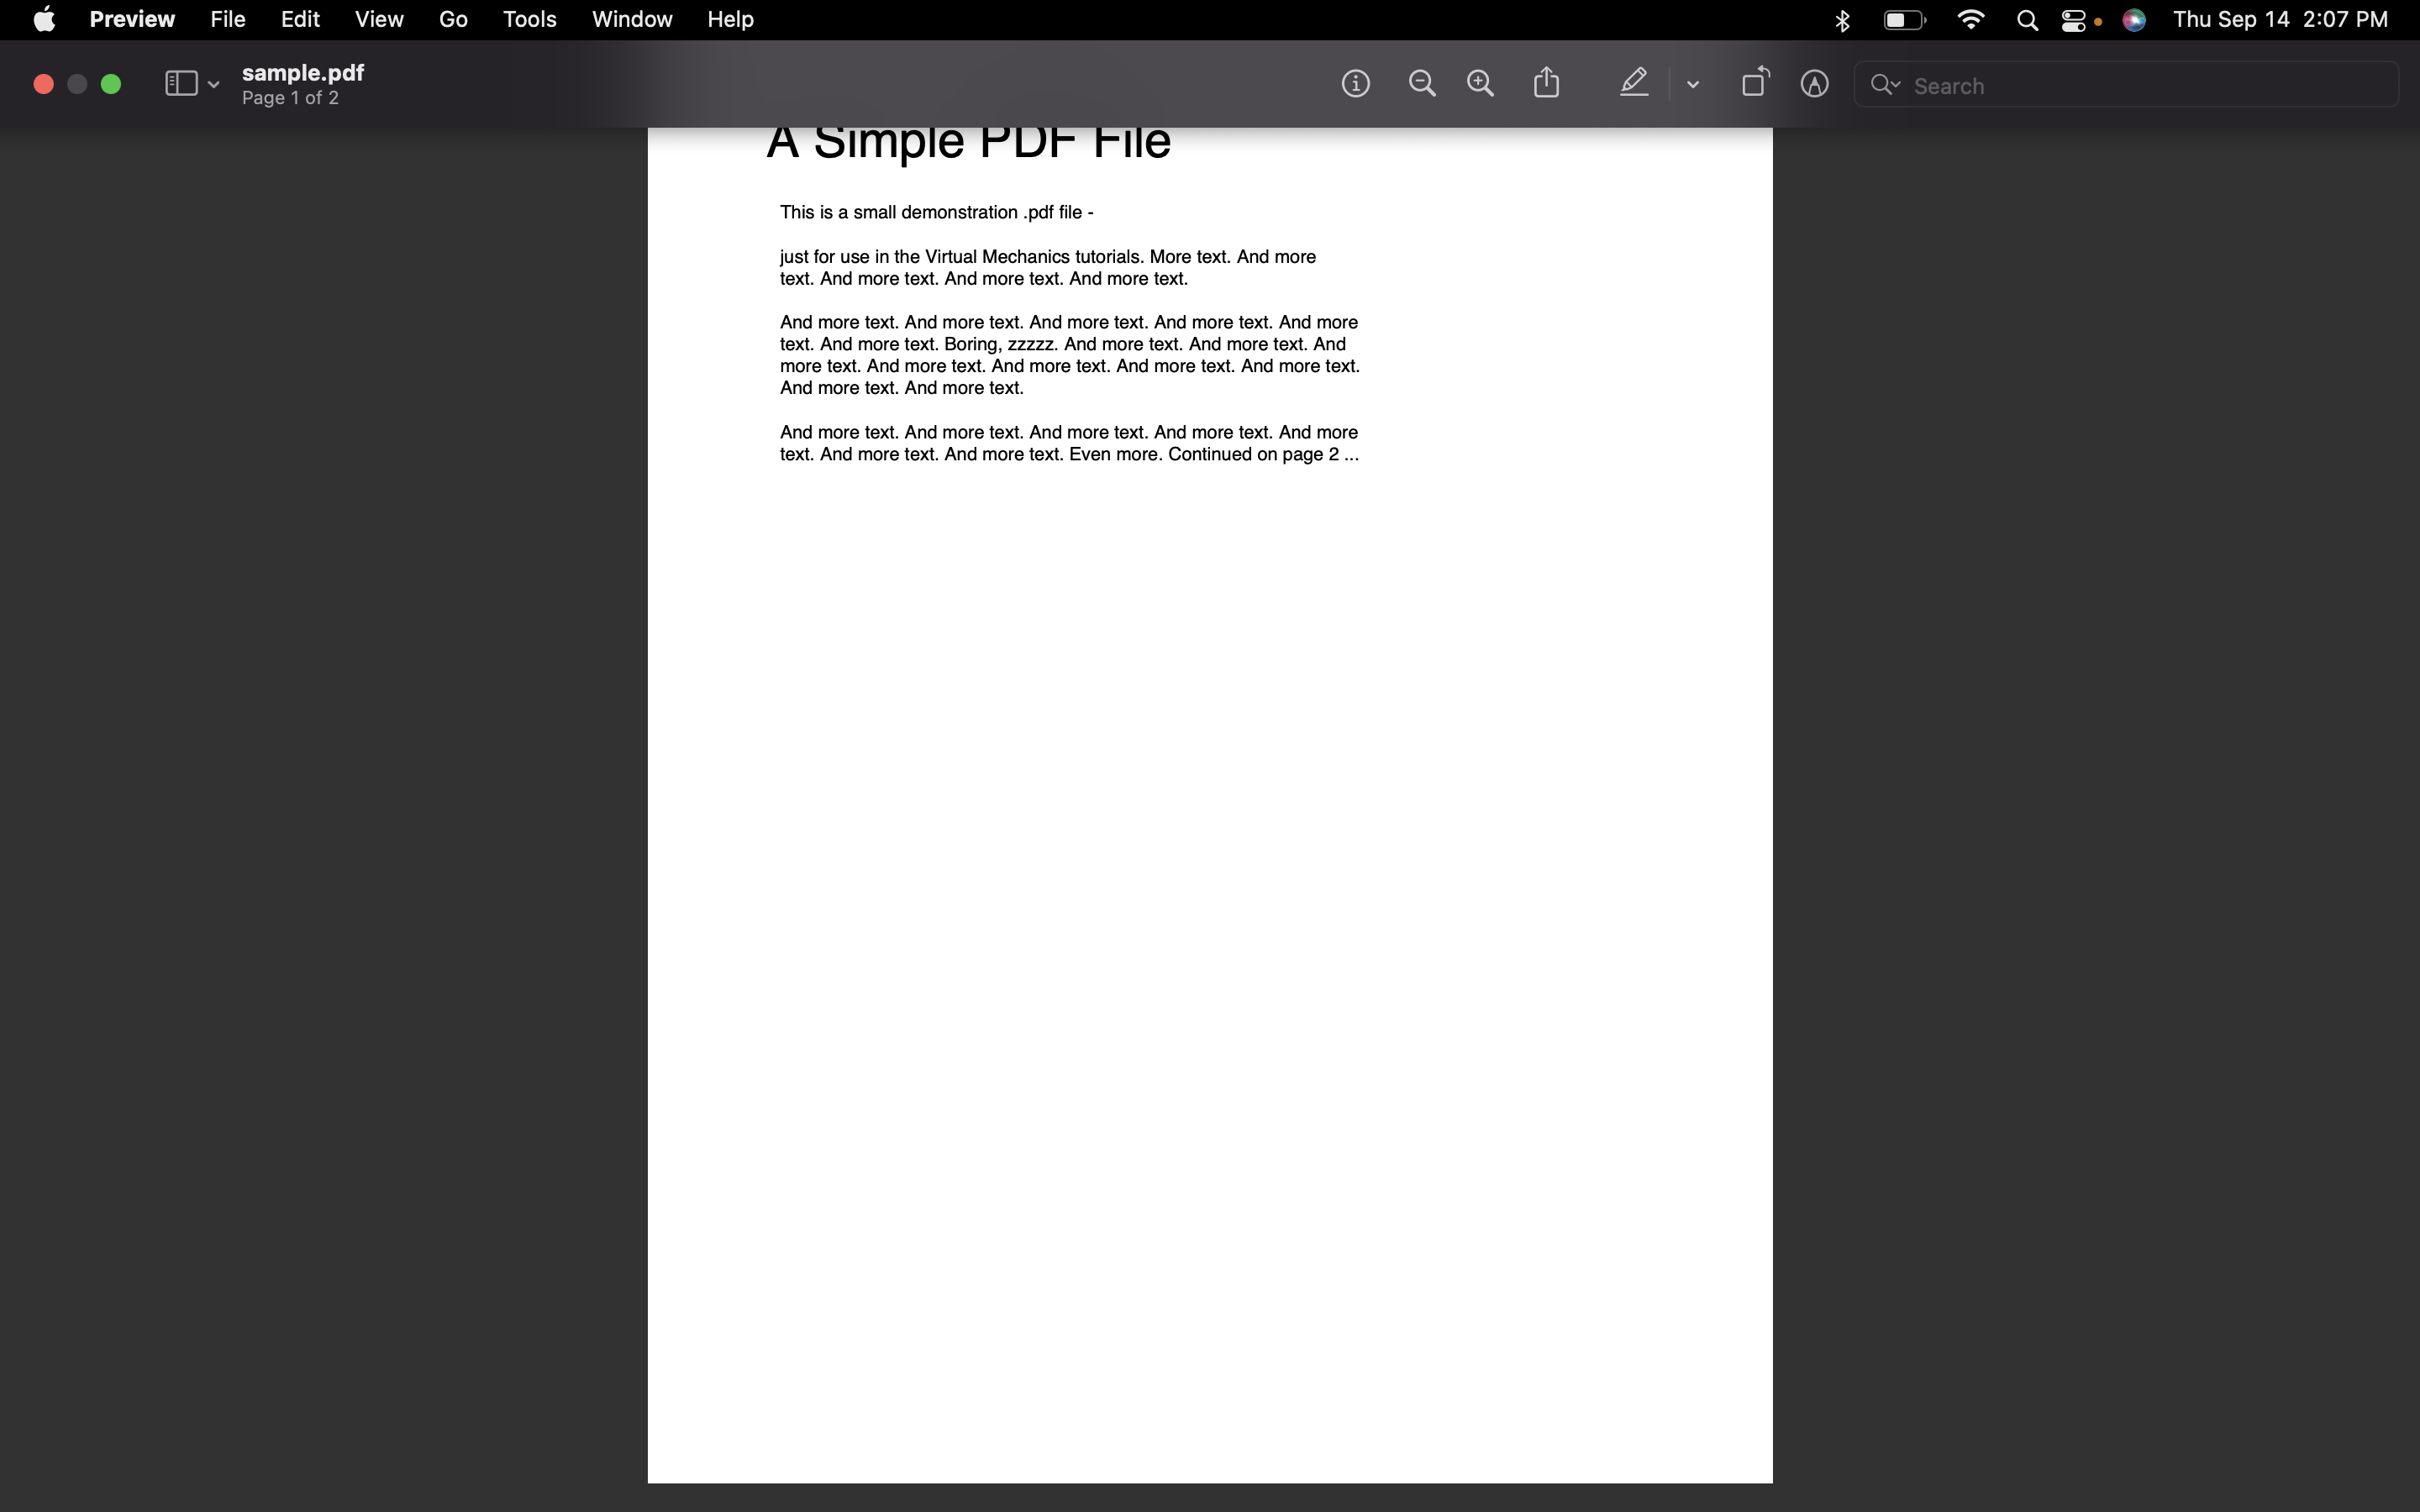 The width and height of the screenshot is (2420, 1512). I want to click on Decrease the zoom level of the document, so click(1418, 83).